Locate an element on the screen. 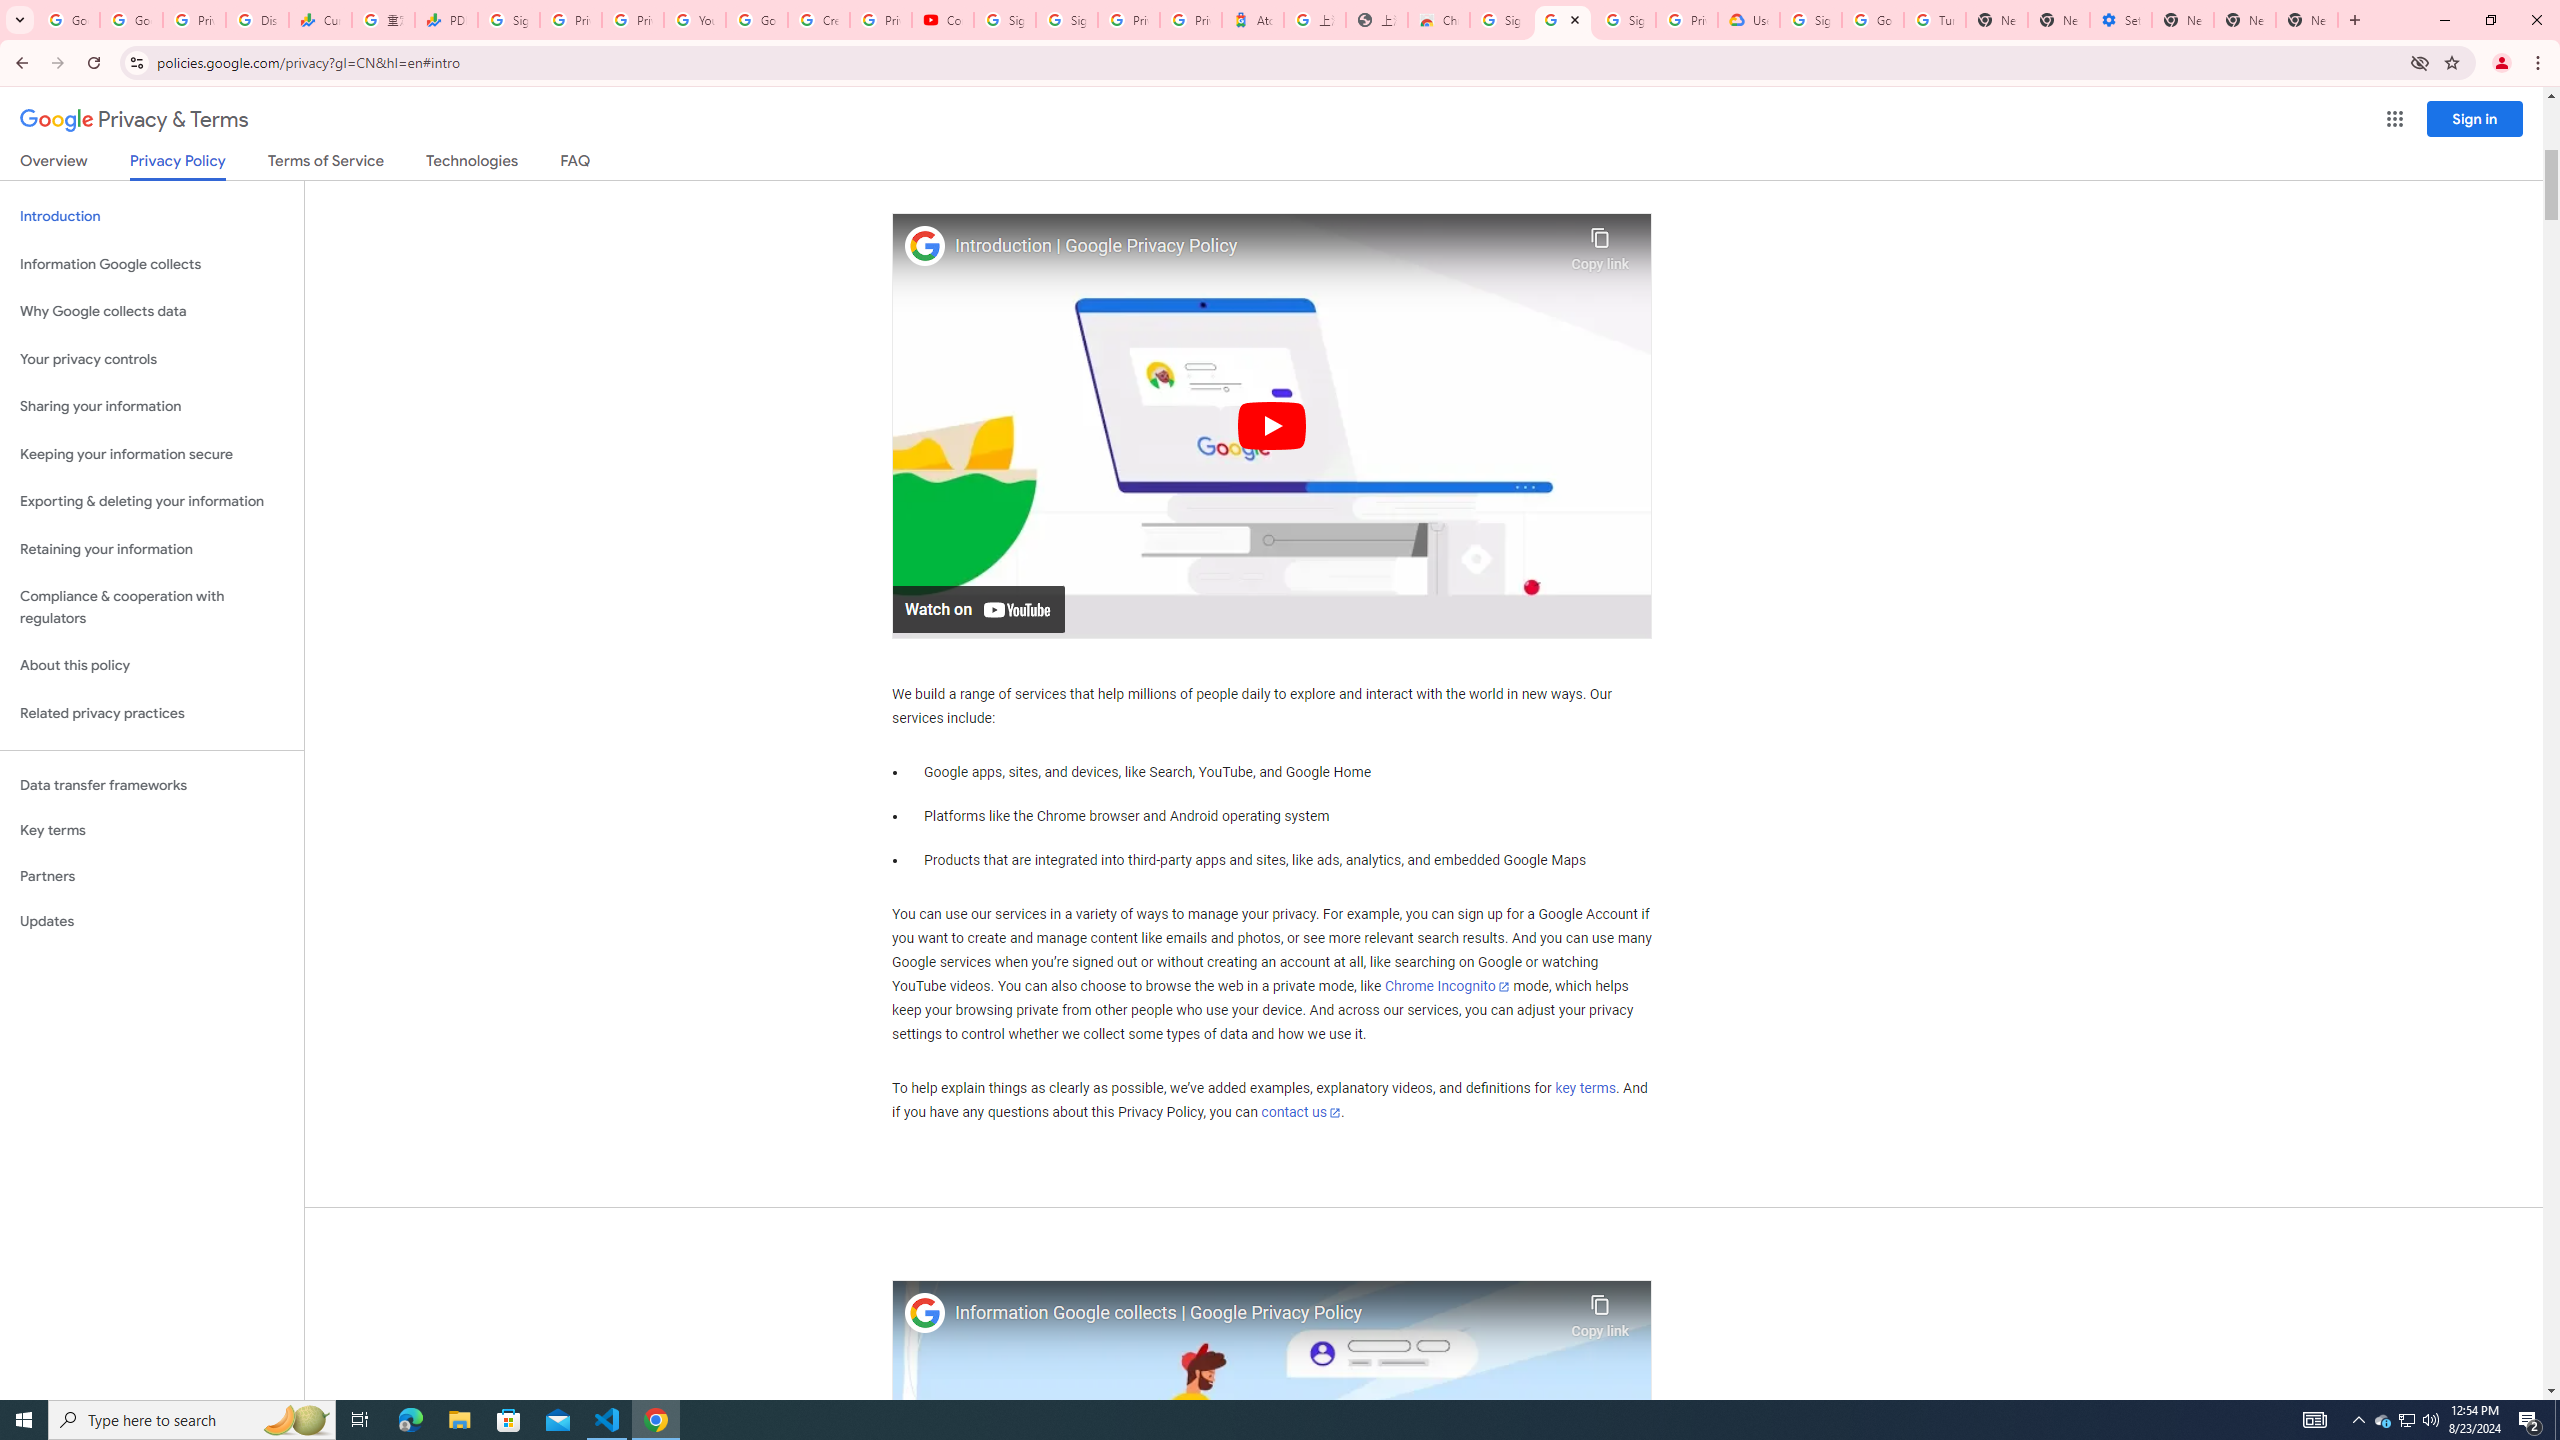 The image size is (2560, 1440). 'Terms of Service' is located at coordinates (325, 164).